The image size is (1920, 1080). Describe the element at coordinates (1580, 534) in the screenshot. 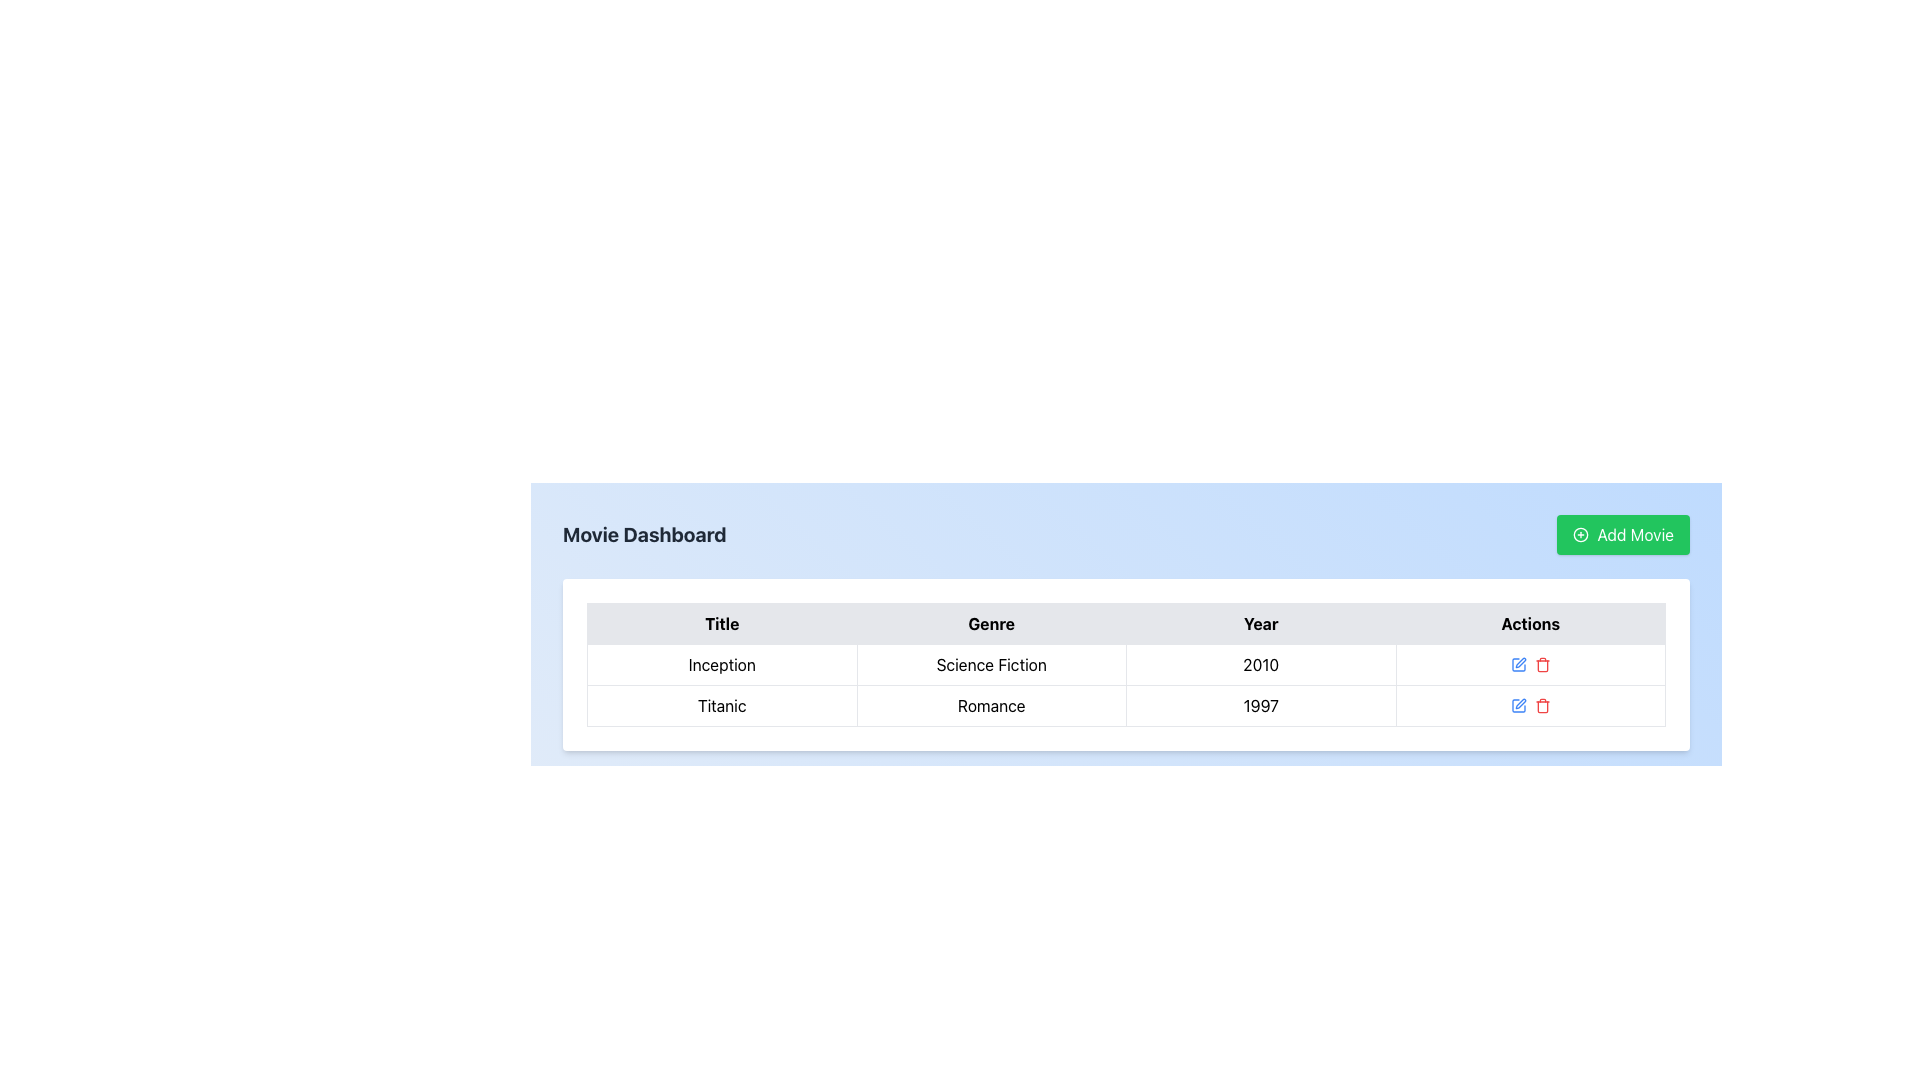

I see `the circular green icon with a plus symbol at the center, located to the left of the 'Add Movie' text on the upper right of the 'Movie Dashboard'` at that location.